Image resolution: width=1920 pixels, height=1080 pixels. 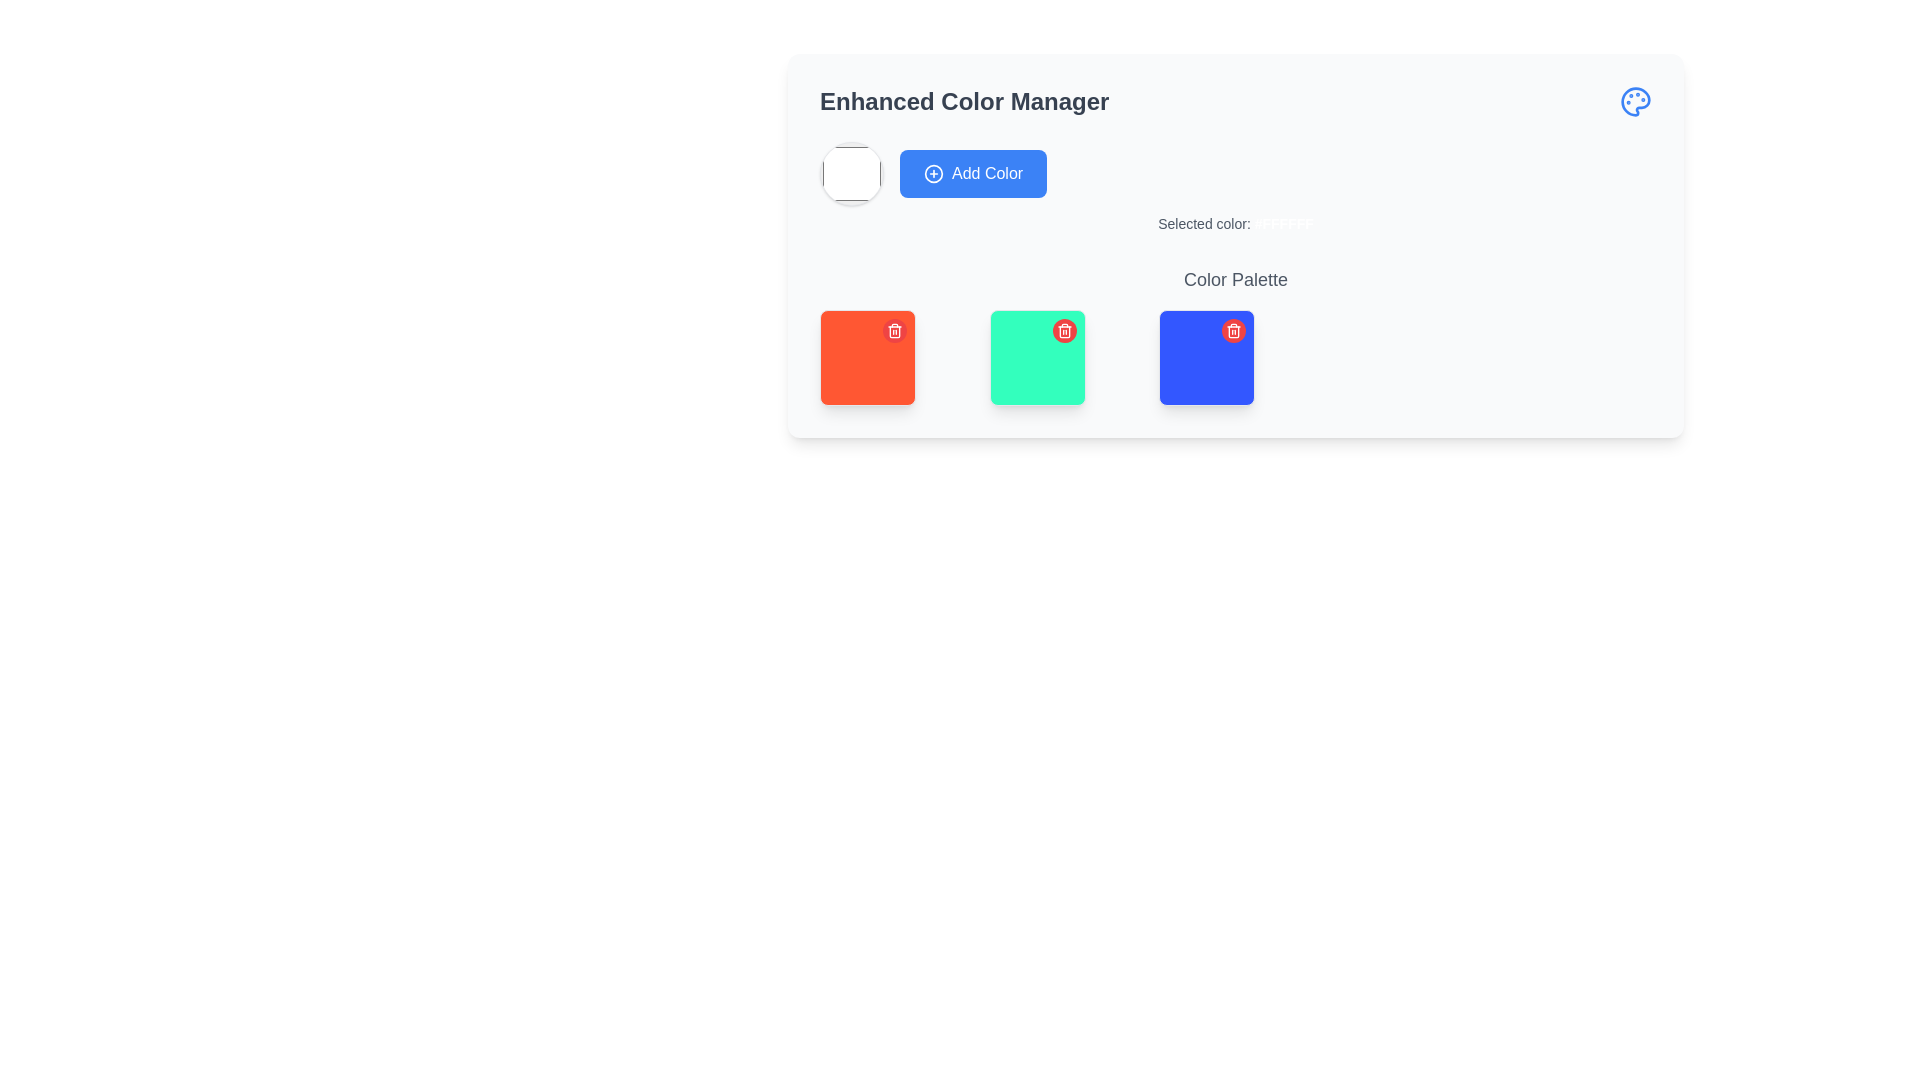 I want to click on the red trash bin icon button located in the top-right corner of the blue color palette section, so click(x=1063, y=330).